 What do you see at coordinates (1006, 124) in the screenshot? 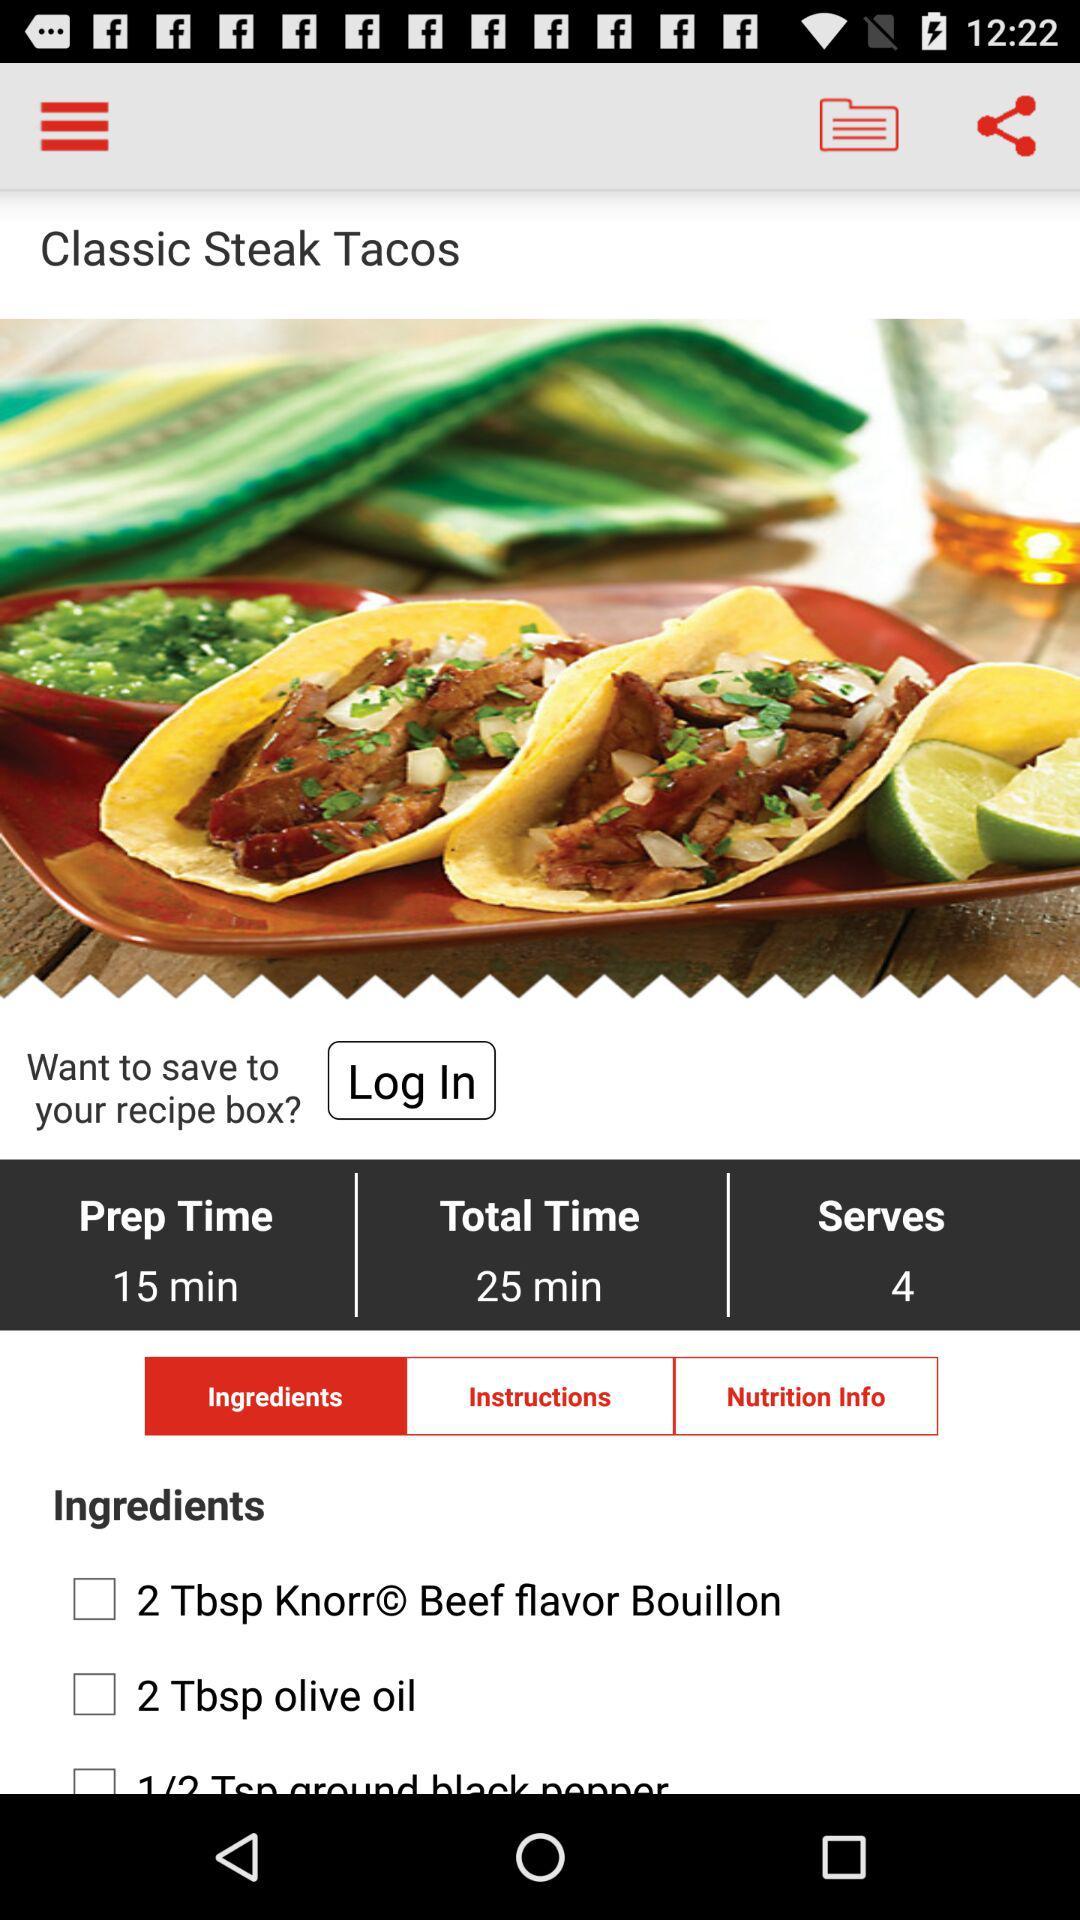
I see `share icon` at bounding box center [1006, 124].